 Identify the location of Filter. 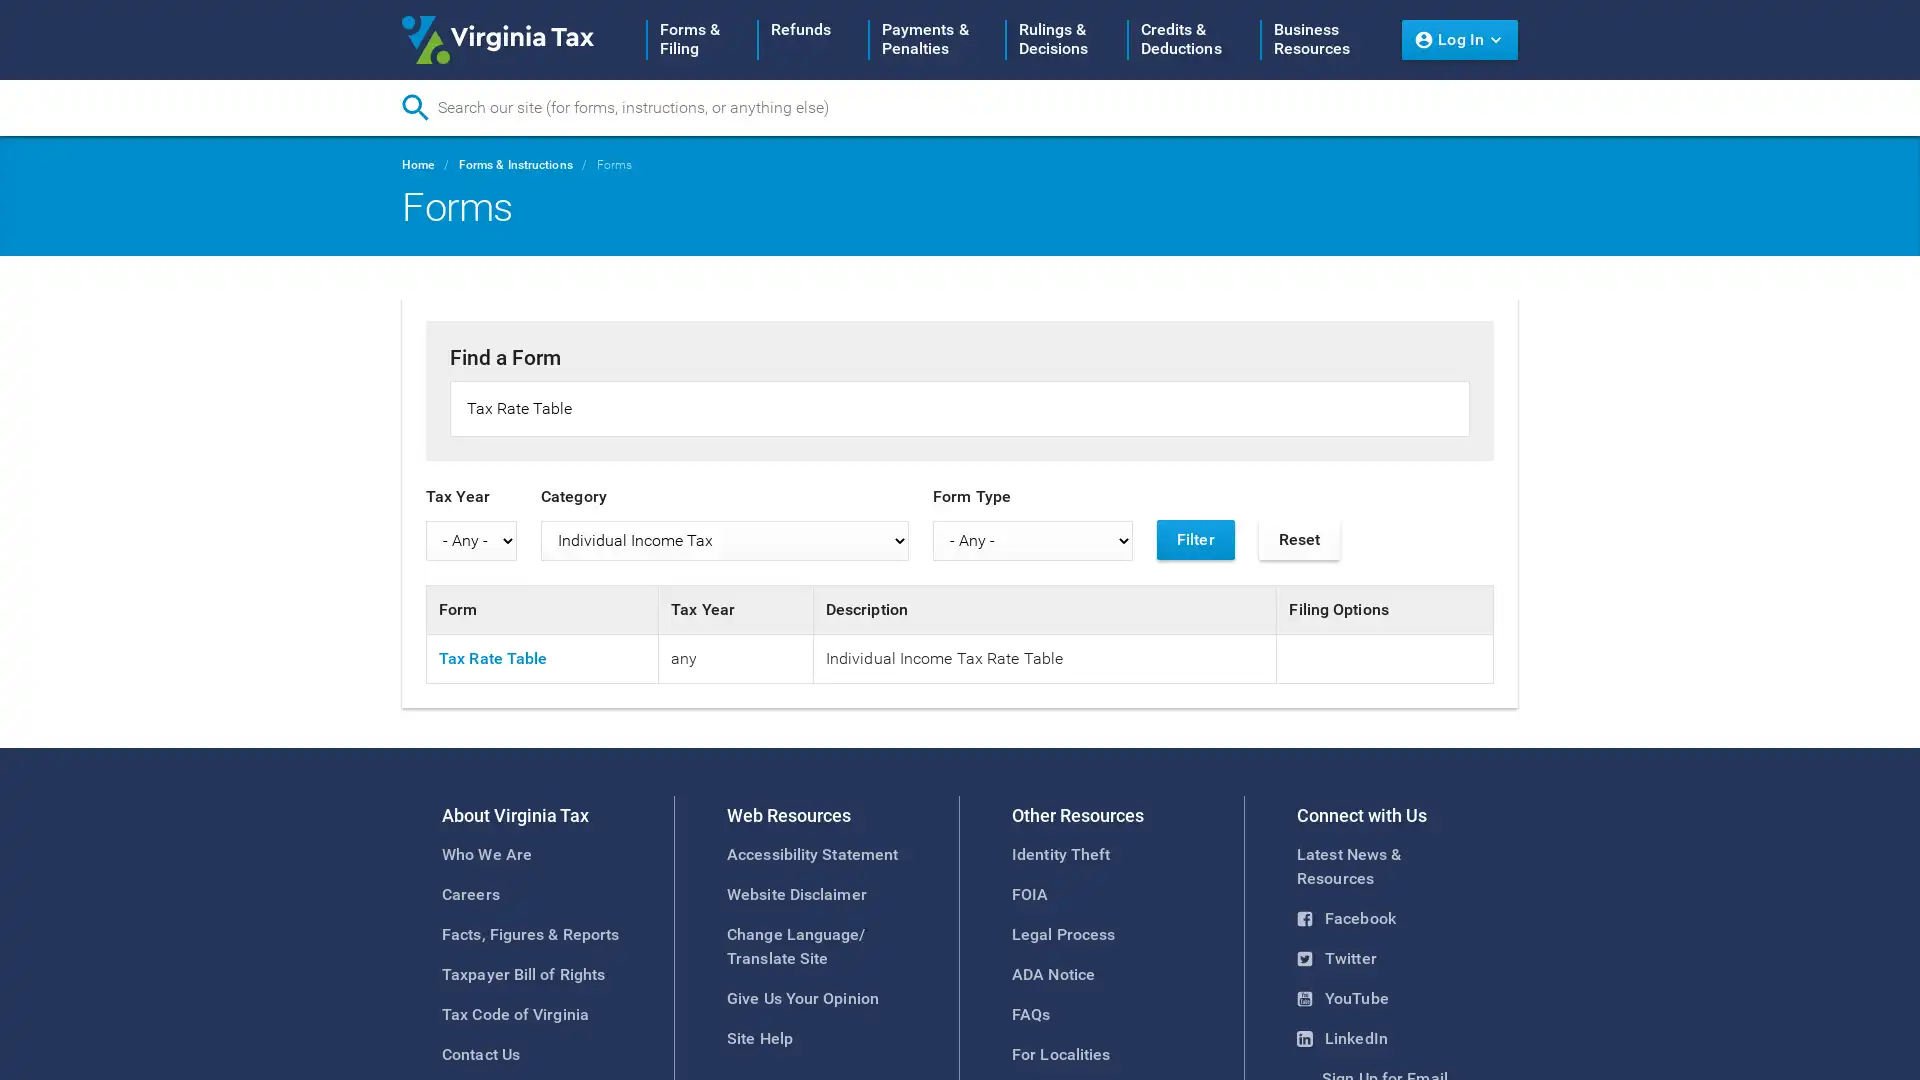
(1195, 538).